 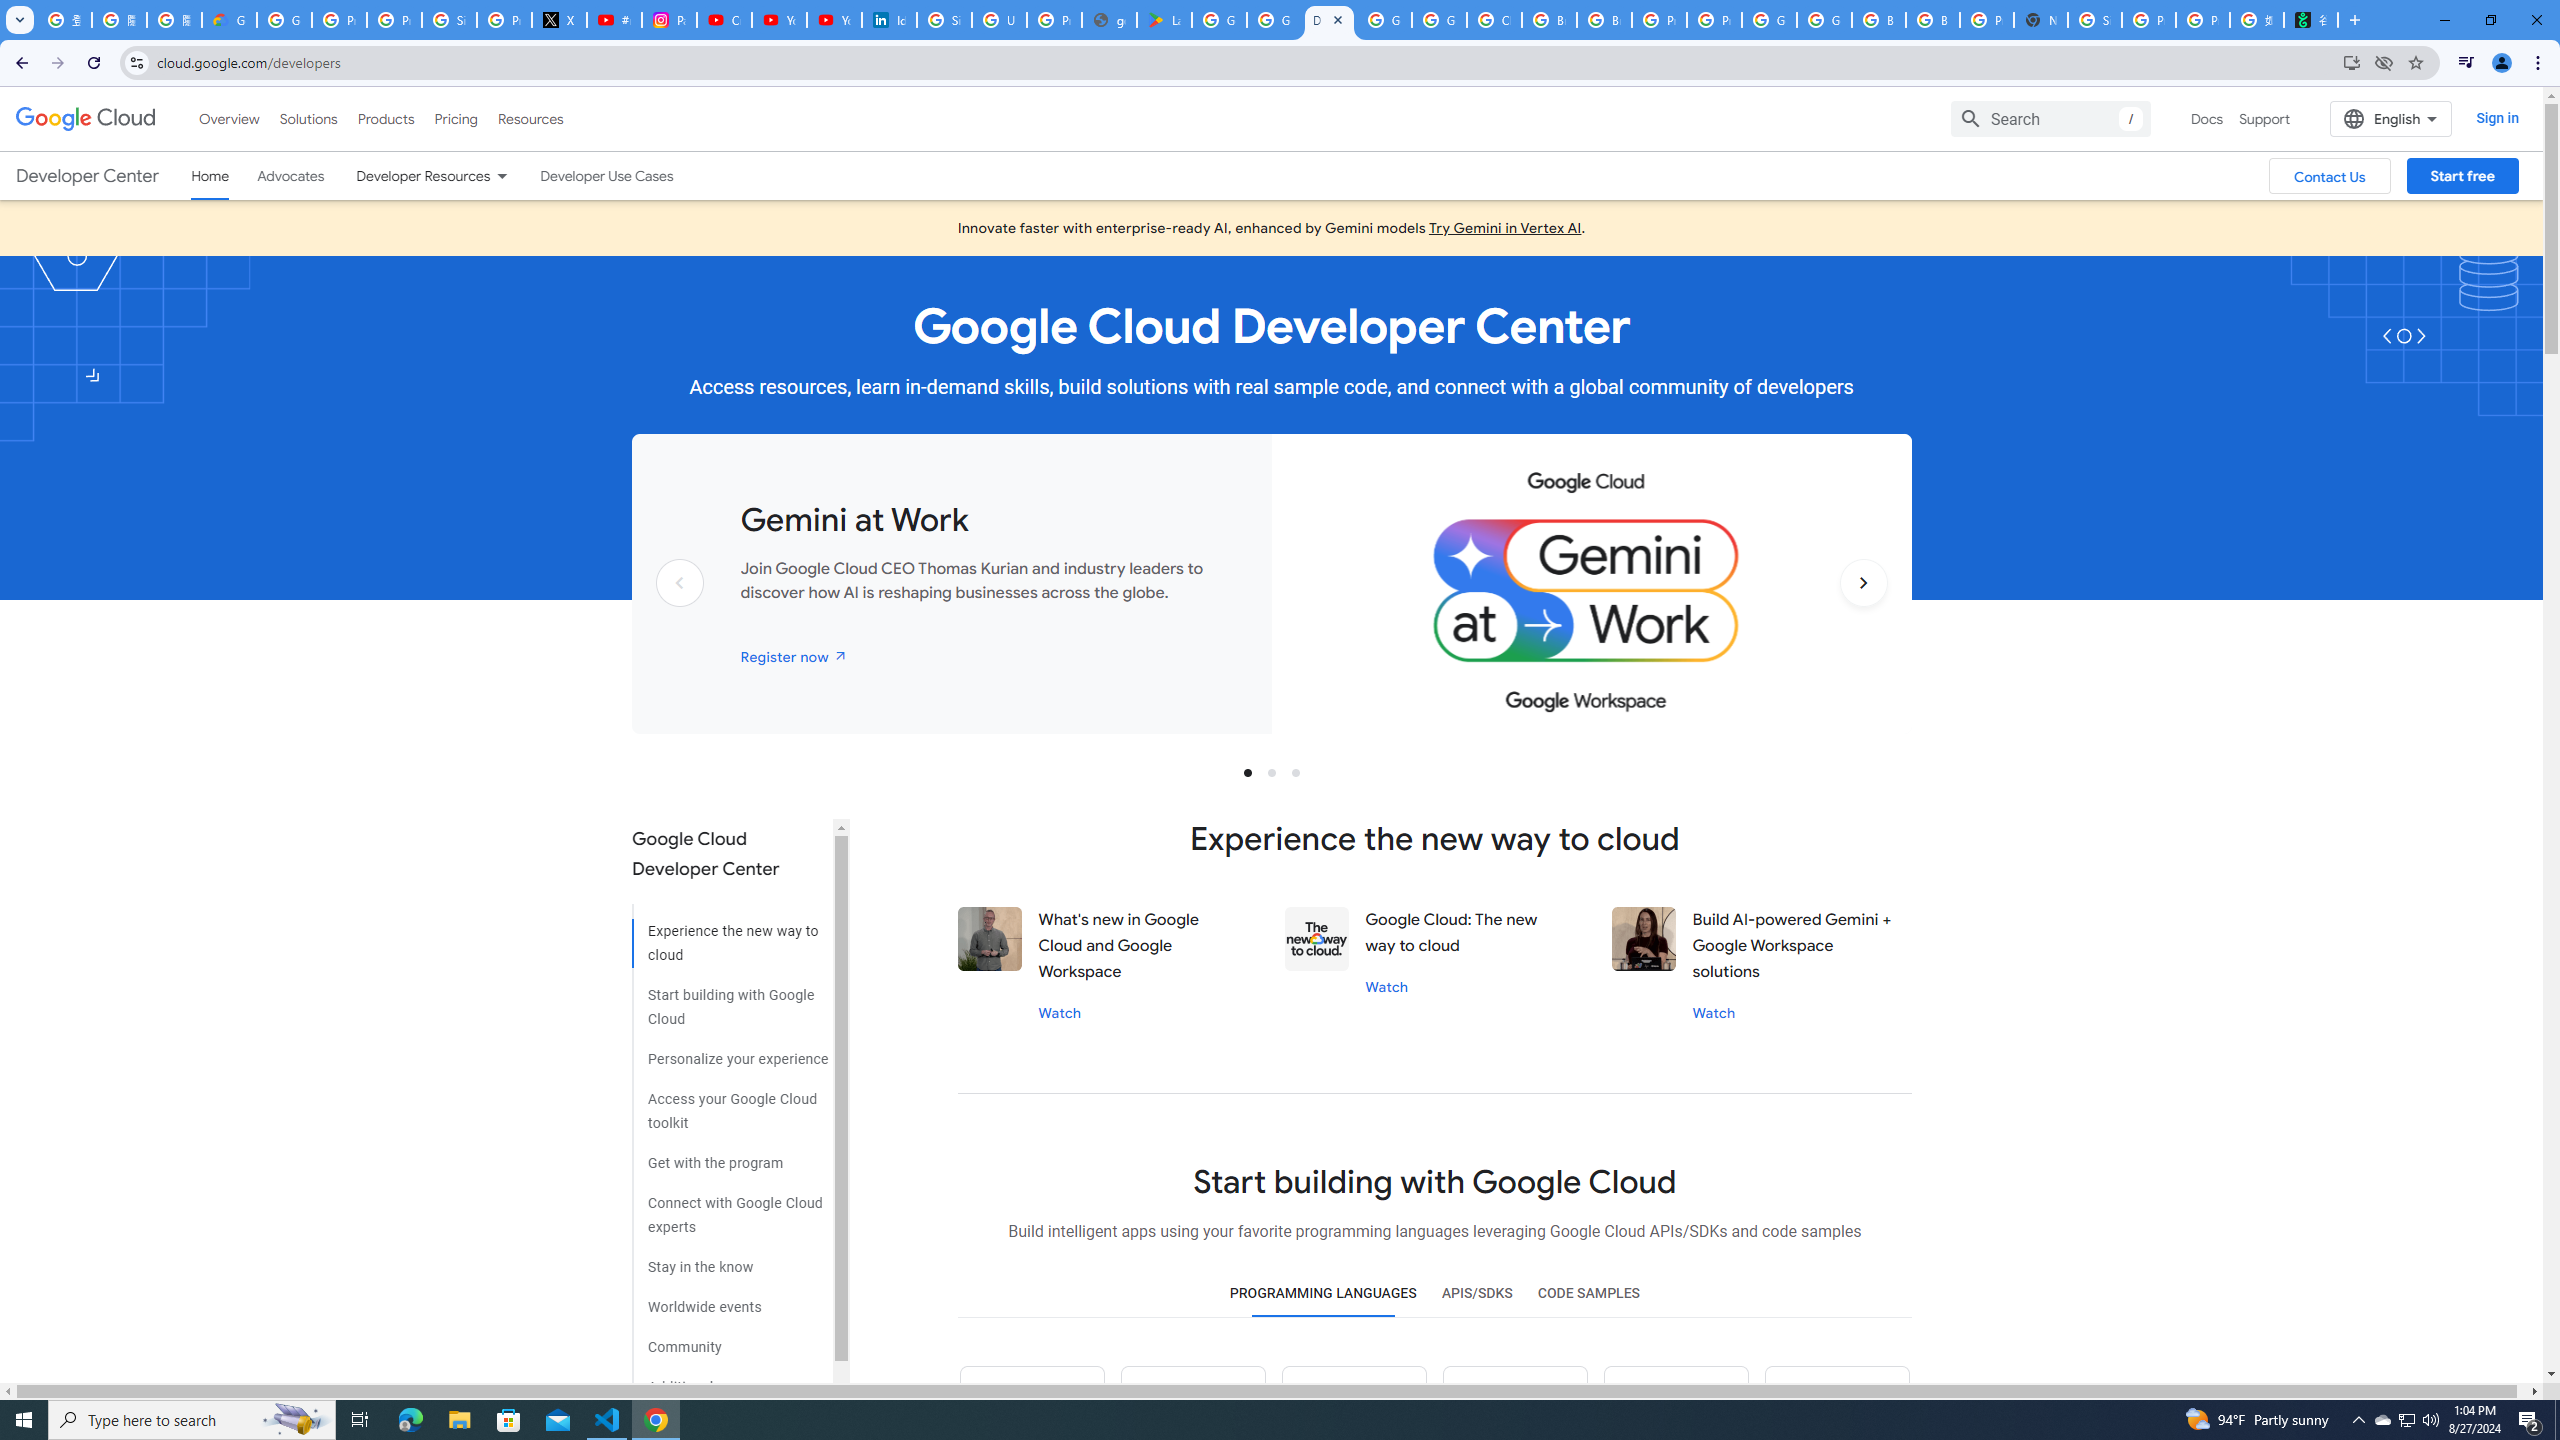 What do you see at coordinates (1273, 19) in the screenshot?
I see `'Google Workspace - Specific Terms'` at bounding box center [1273, 19].